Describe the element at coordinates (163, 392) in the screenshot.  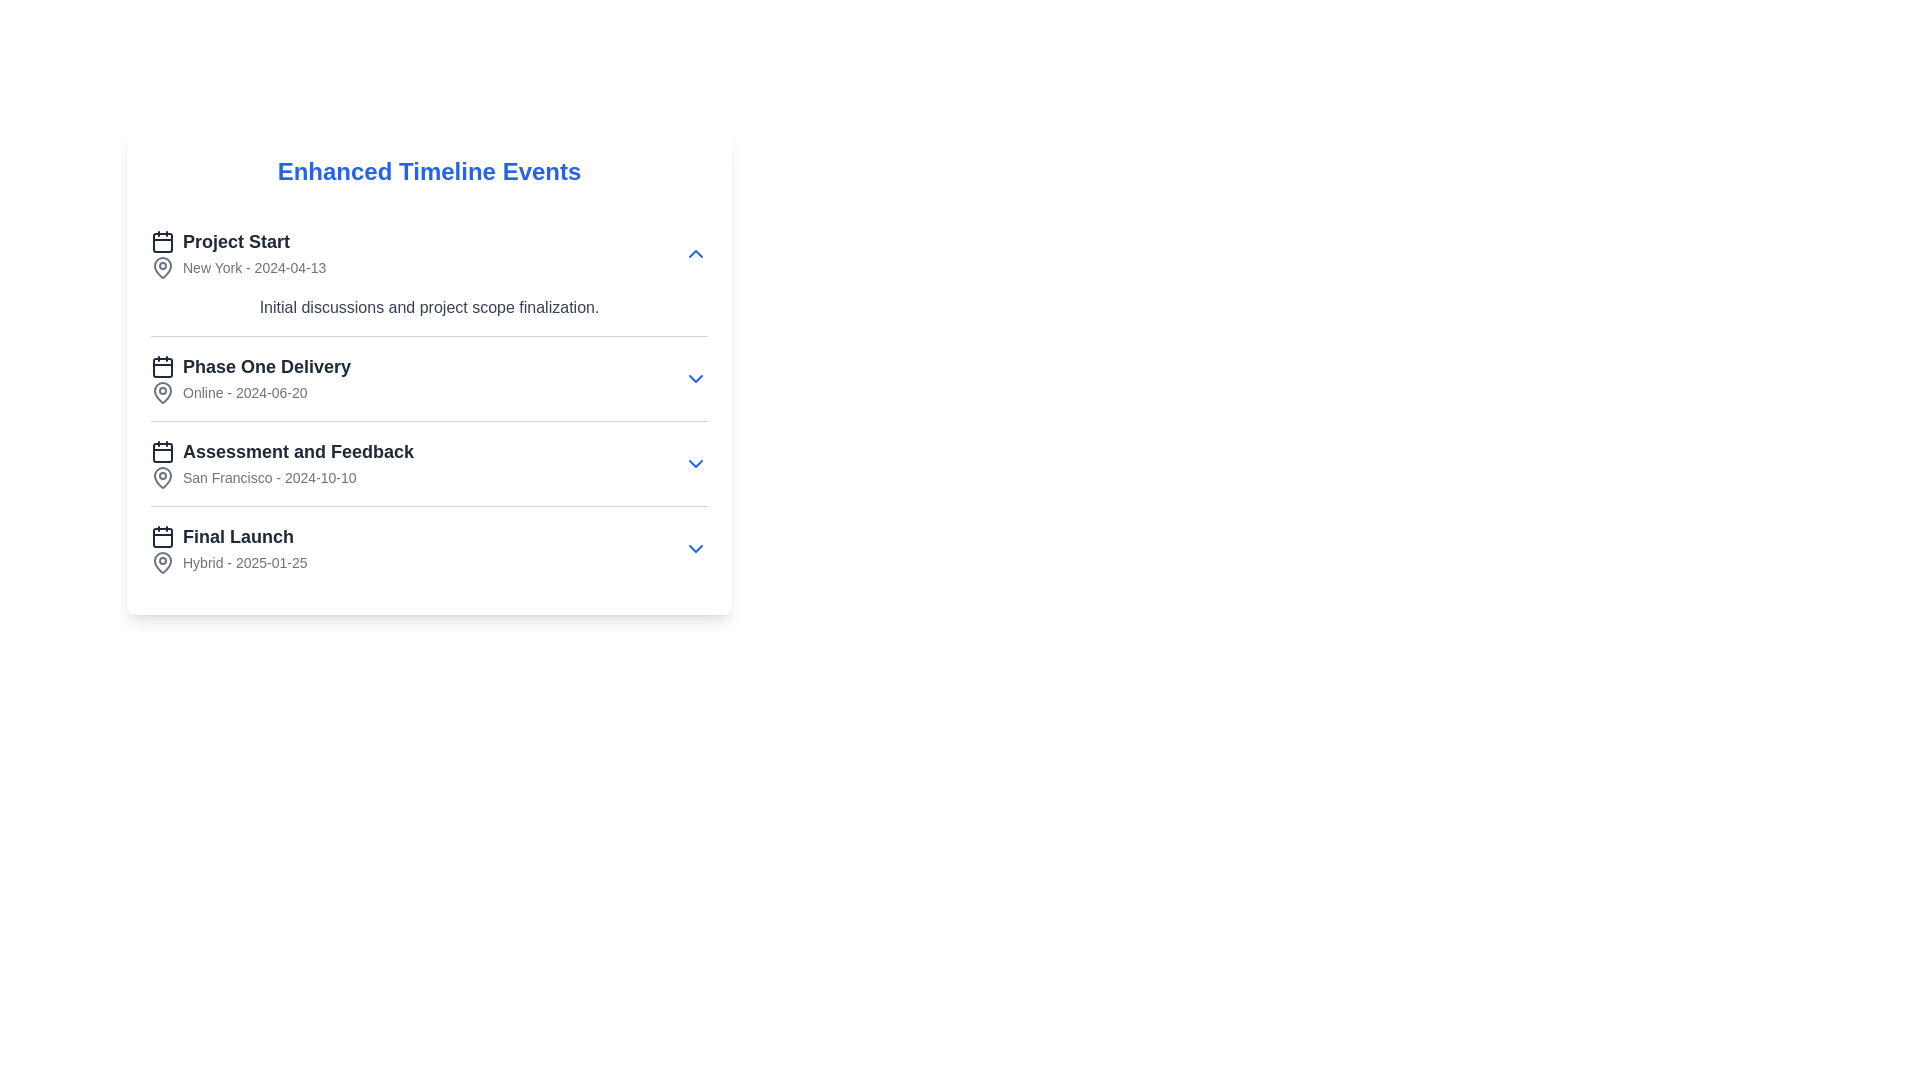
I see `the map pin icon that indicates delivery information next to the 'Phase One Delivery' text in the timeline events list` at that location.